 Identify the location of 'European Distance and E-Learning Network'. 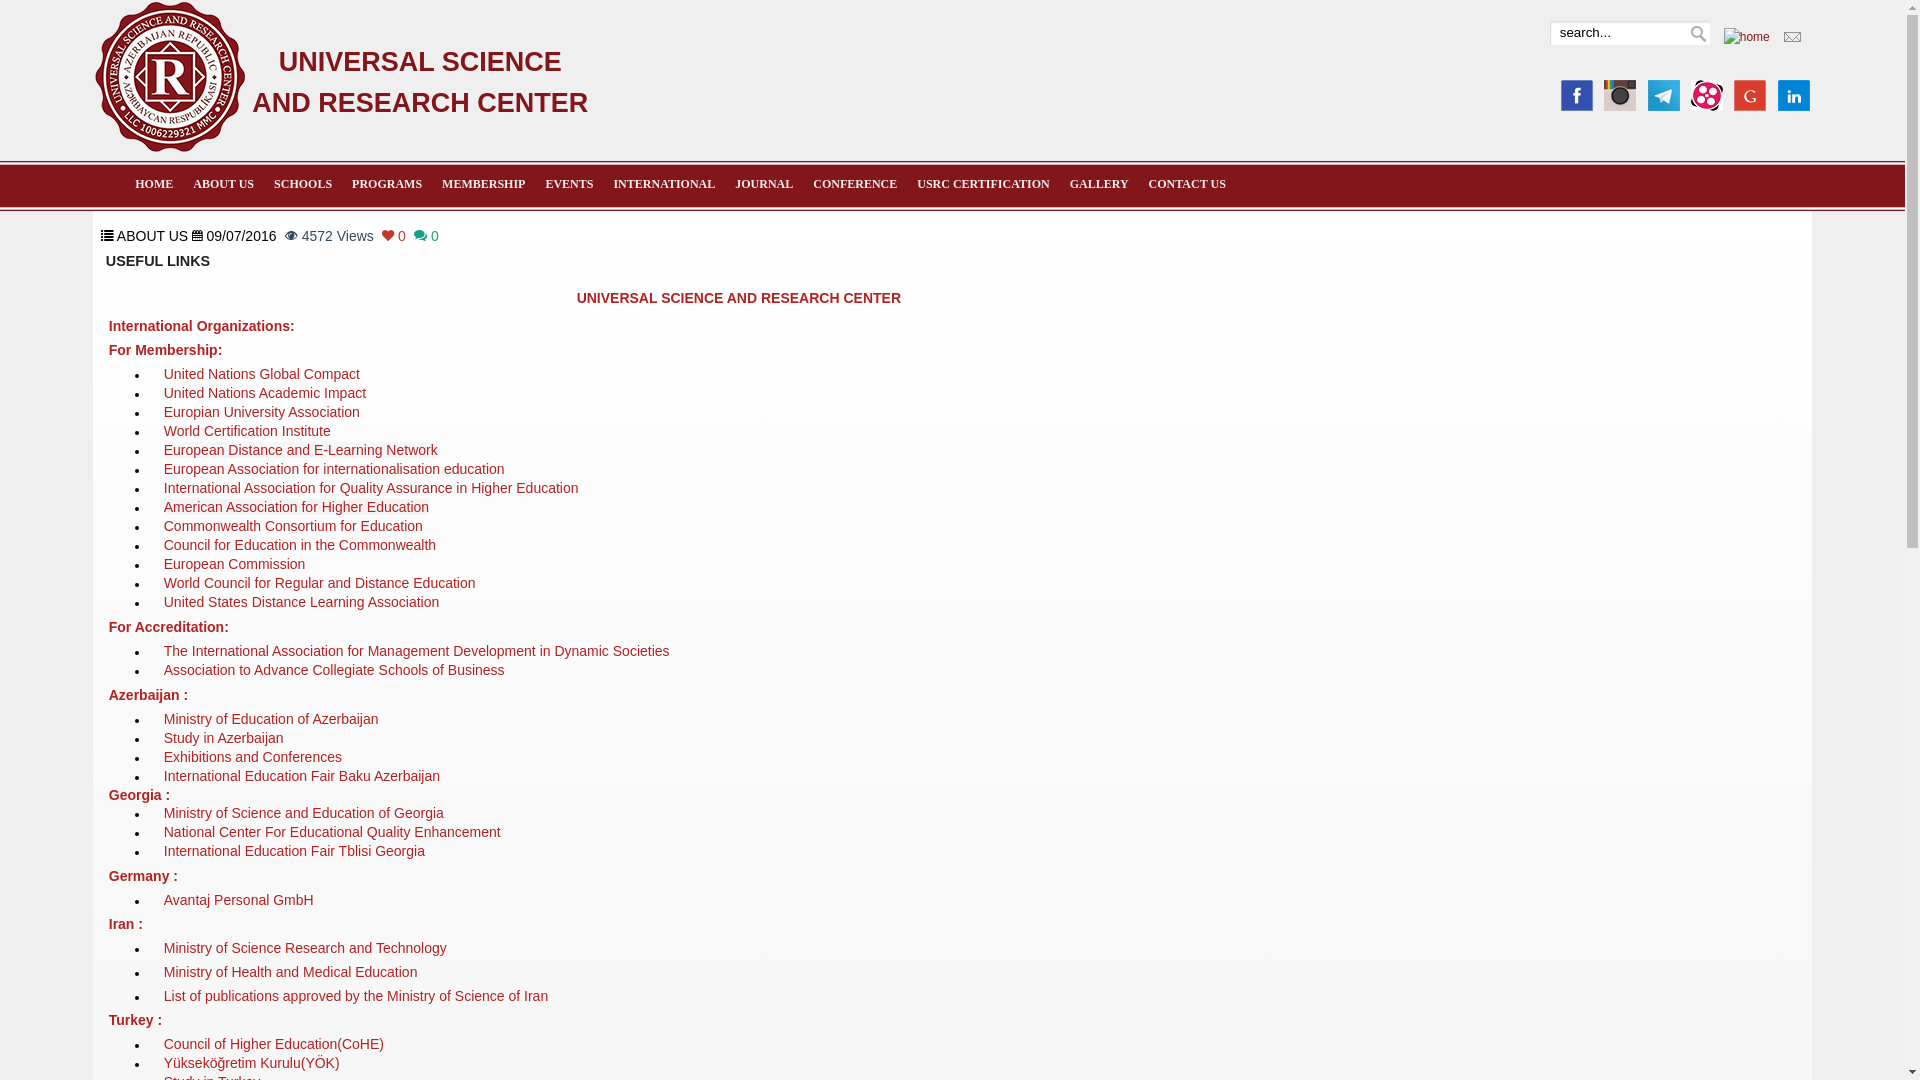
(300, 451).